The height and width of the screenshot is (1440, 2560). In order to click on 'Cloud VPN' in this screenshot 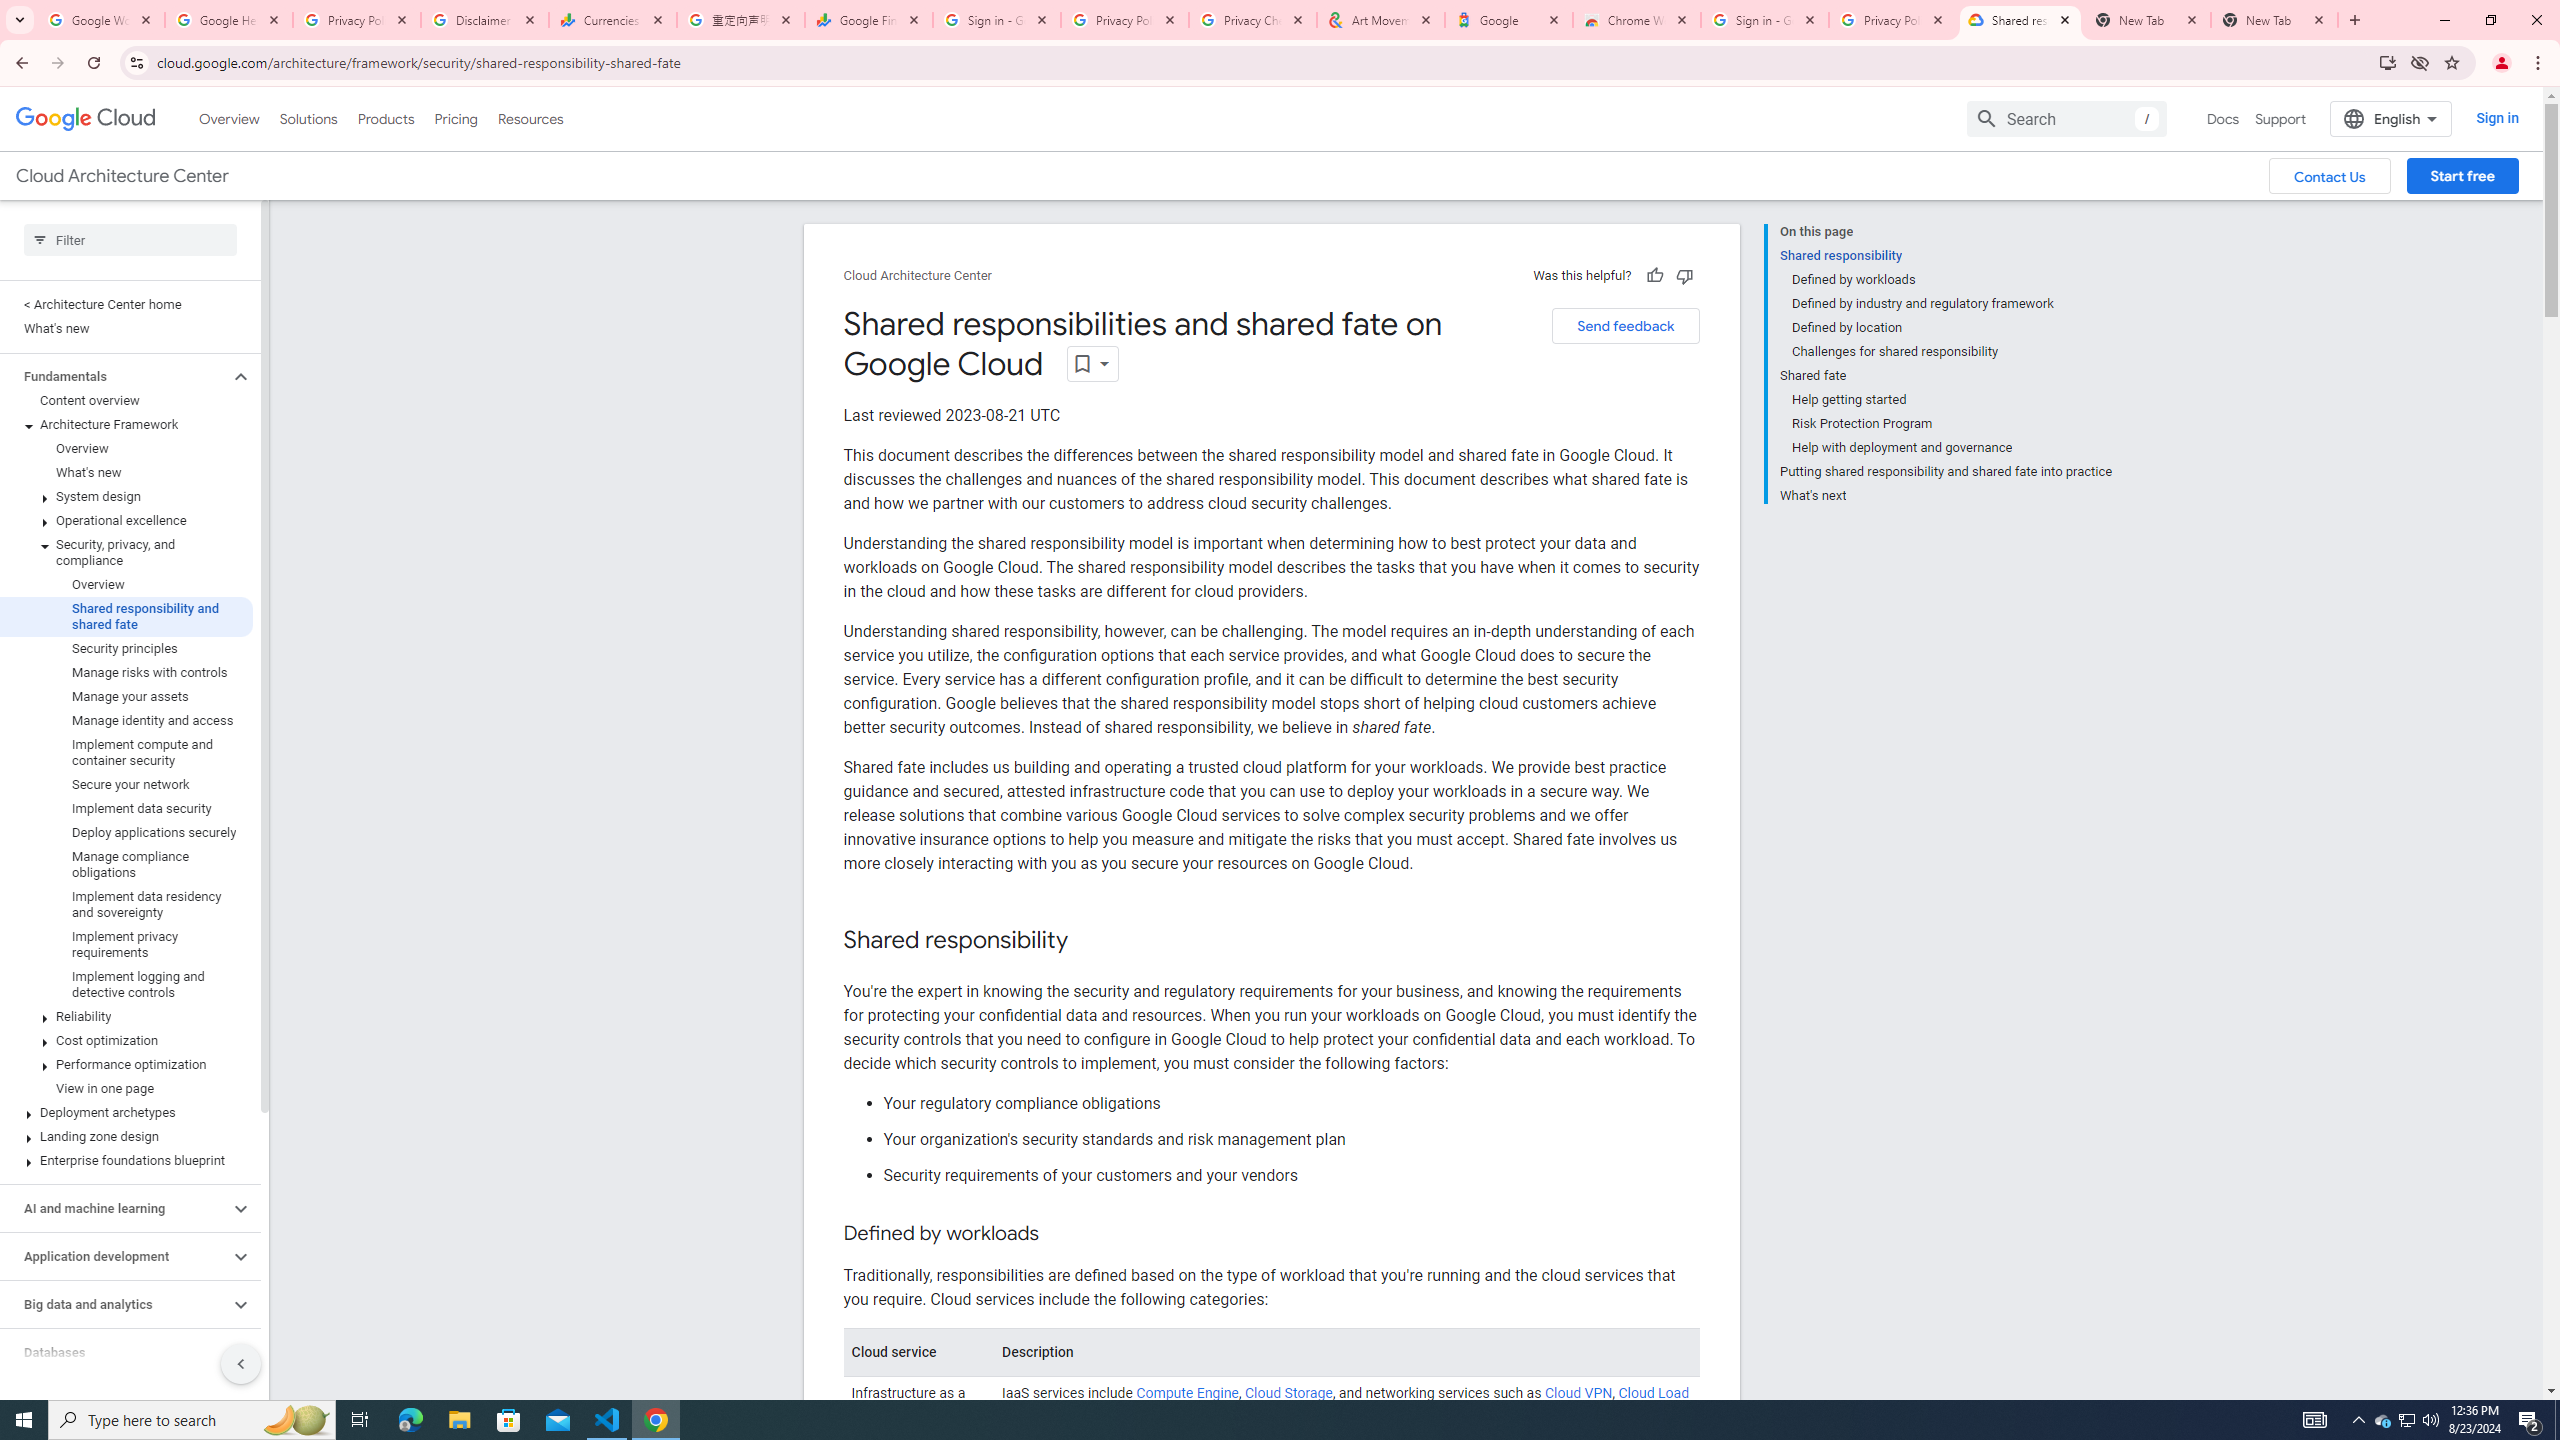, I will do `click(1577, 1393)`.